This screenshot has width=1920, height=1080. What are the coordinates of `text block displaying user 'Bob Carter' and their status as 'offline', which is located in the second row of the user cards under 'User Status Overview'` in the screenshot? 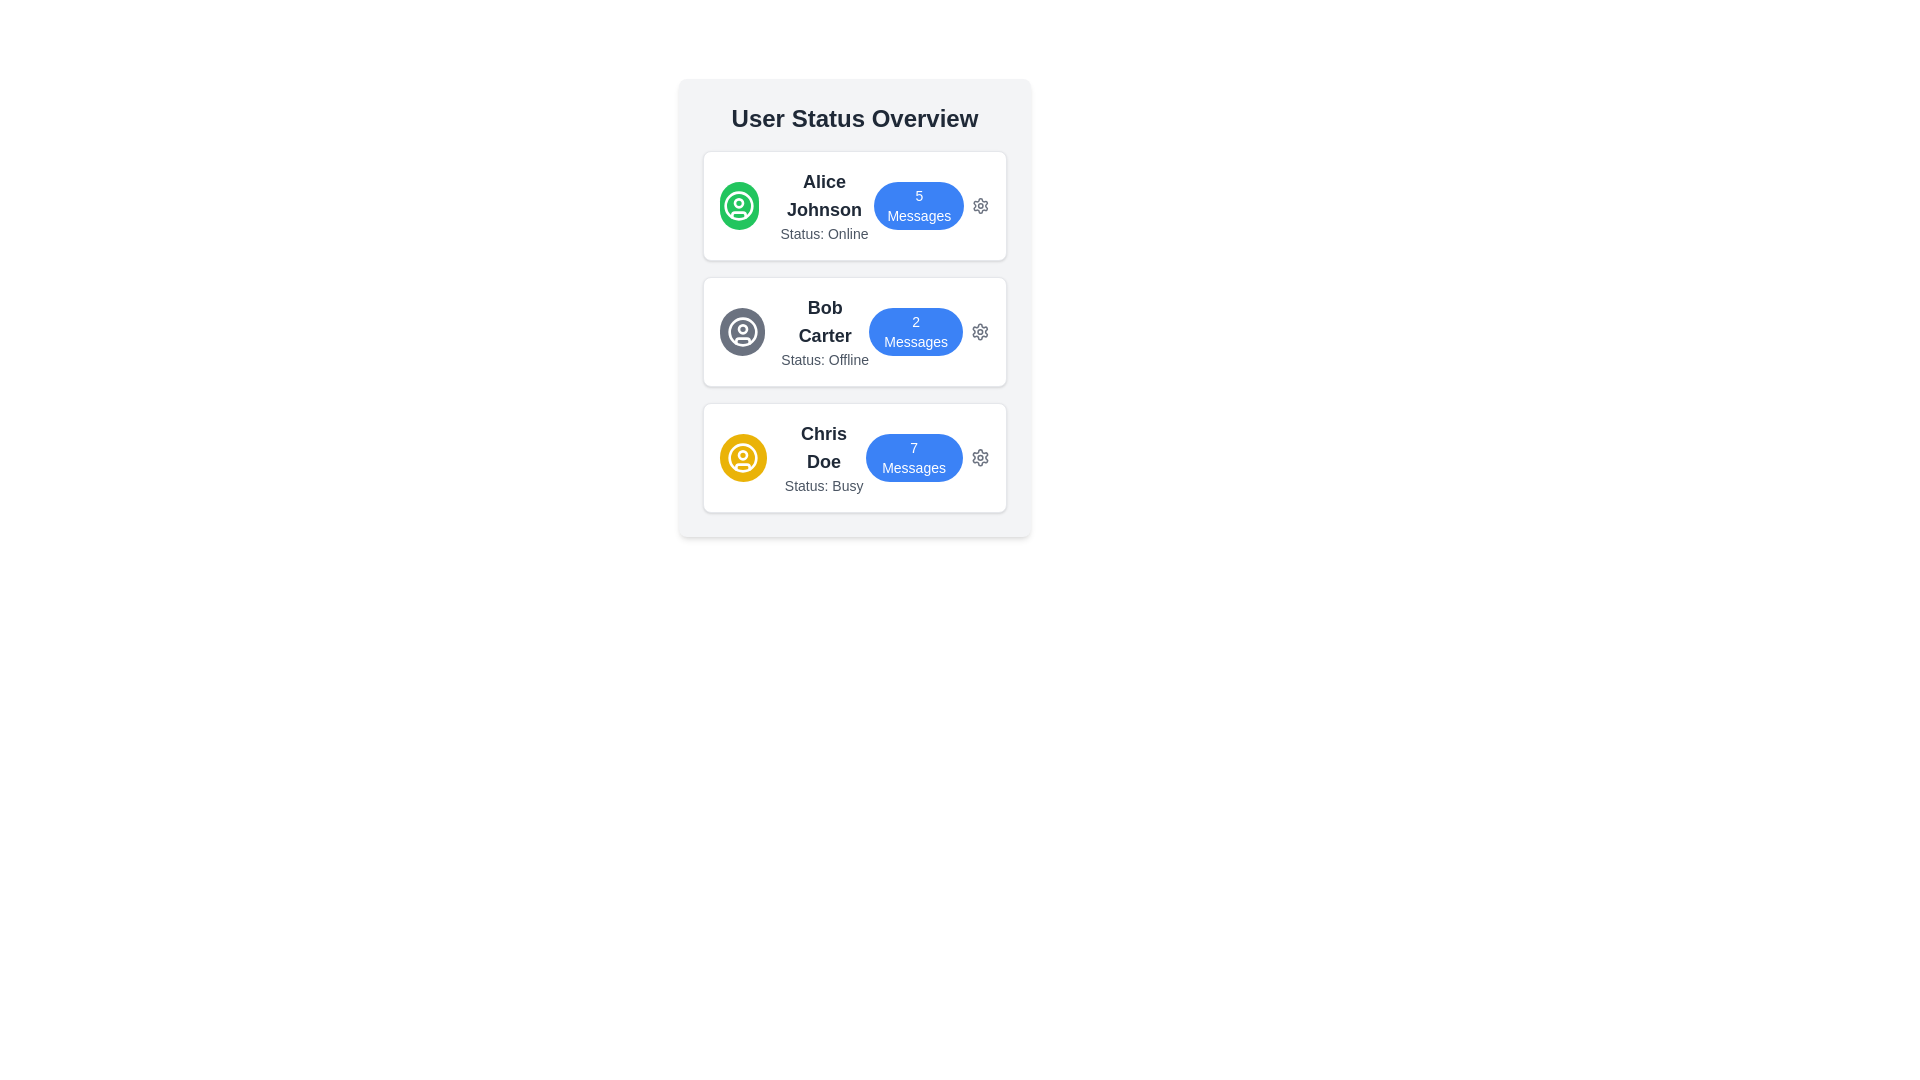 It's located at (825, 330).